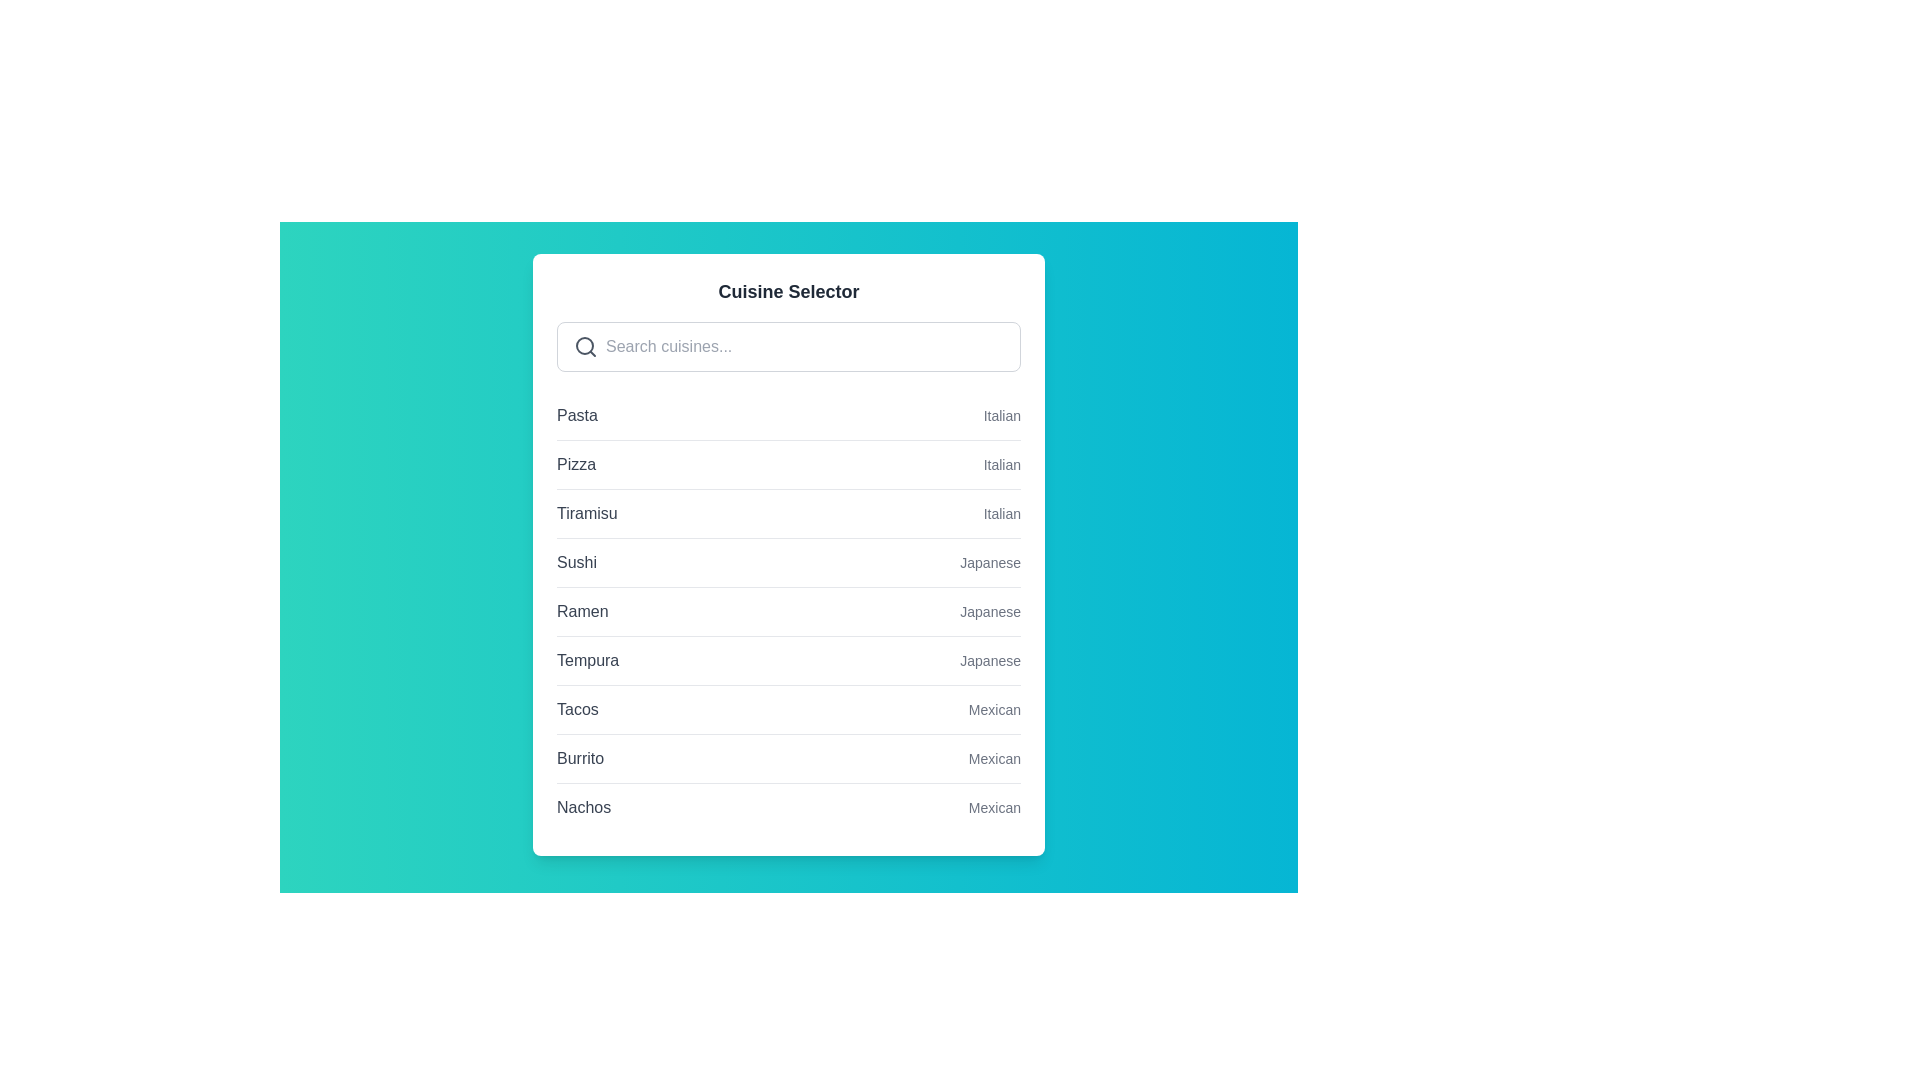  What do you see at coordinates (576, 415) in the screenshot?
I see `the text label for the cuisine type 'Pasta', which is the first item under the 'Cuisine Selector' header` at bounding box center [576, 415].